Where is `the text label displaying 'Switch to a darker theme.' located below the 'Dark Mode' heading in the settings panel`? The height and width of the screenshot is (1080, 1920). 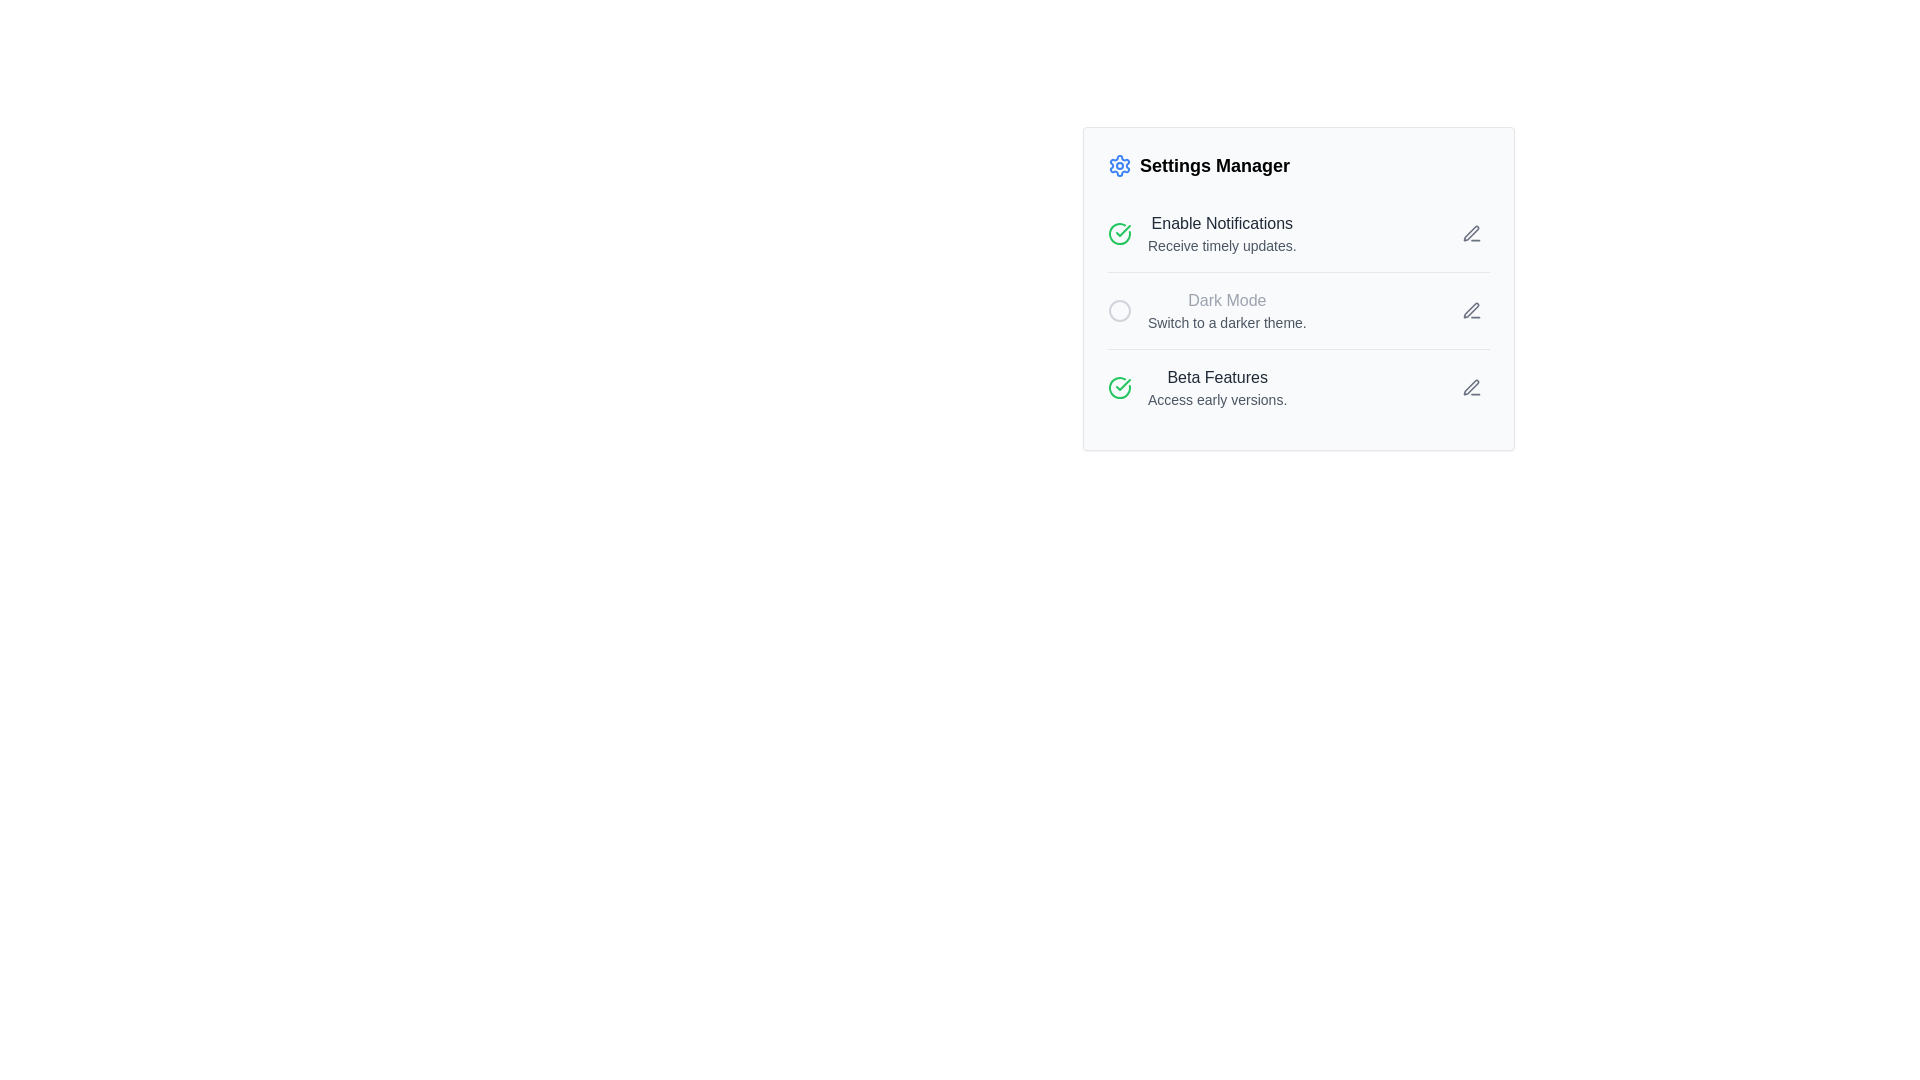
the text label displaying 'Switch to a darker theme.' located below the 'Dark Mode' heading in the settings panel is located at coordinates (1226, 322).